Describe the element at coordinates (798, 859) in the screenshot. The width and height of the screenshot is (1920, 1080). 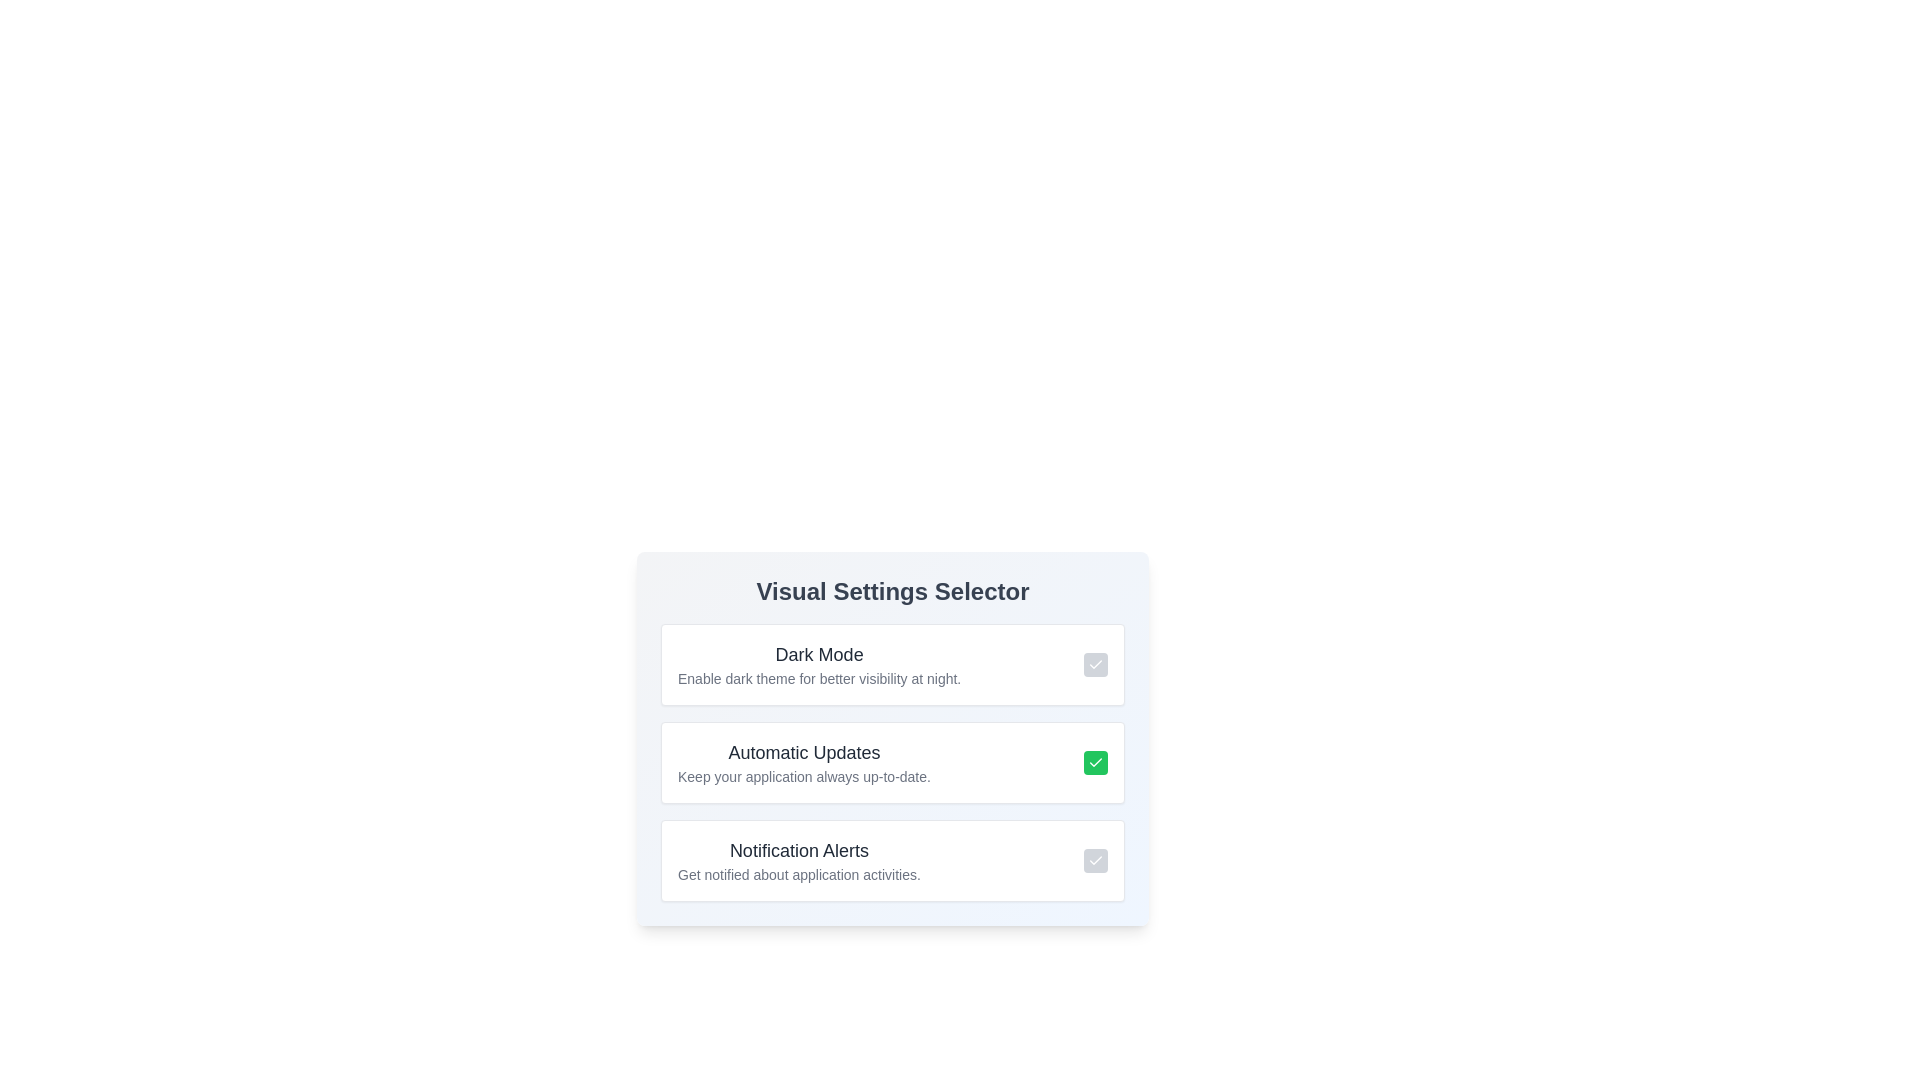
I see `the 'Notification Alerts' label within the settings panel` at that location.